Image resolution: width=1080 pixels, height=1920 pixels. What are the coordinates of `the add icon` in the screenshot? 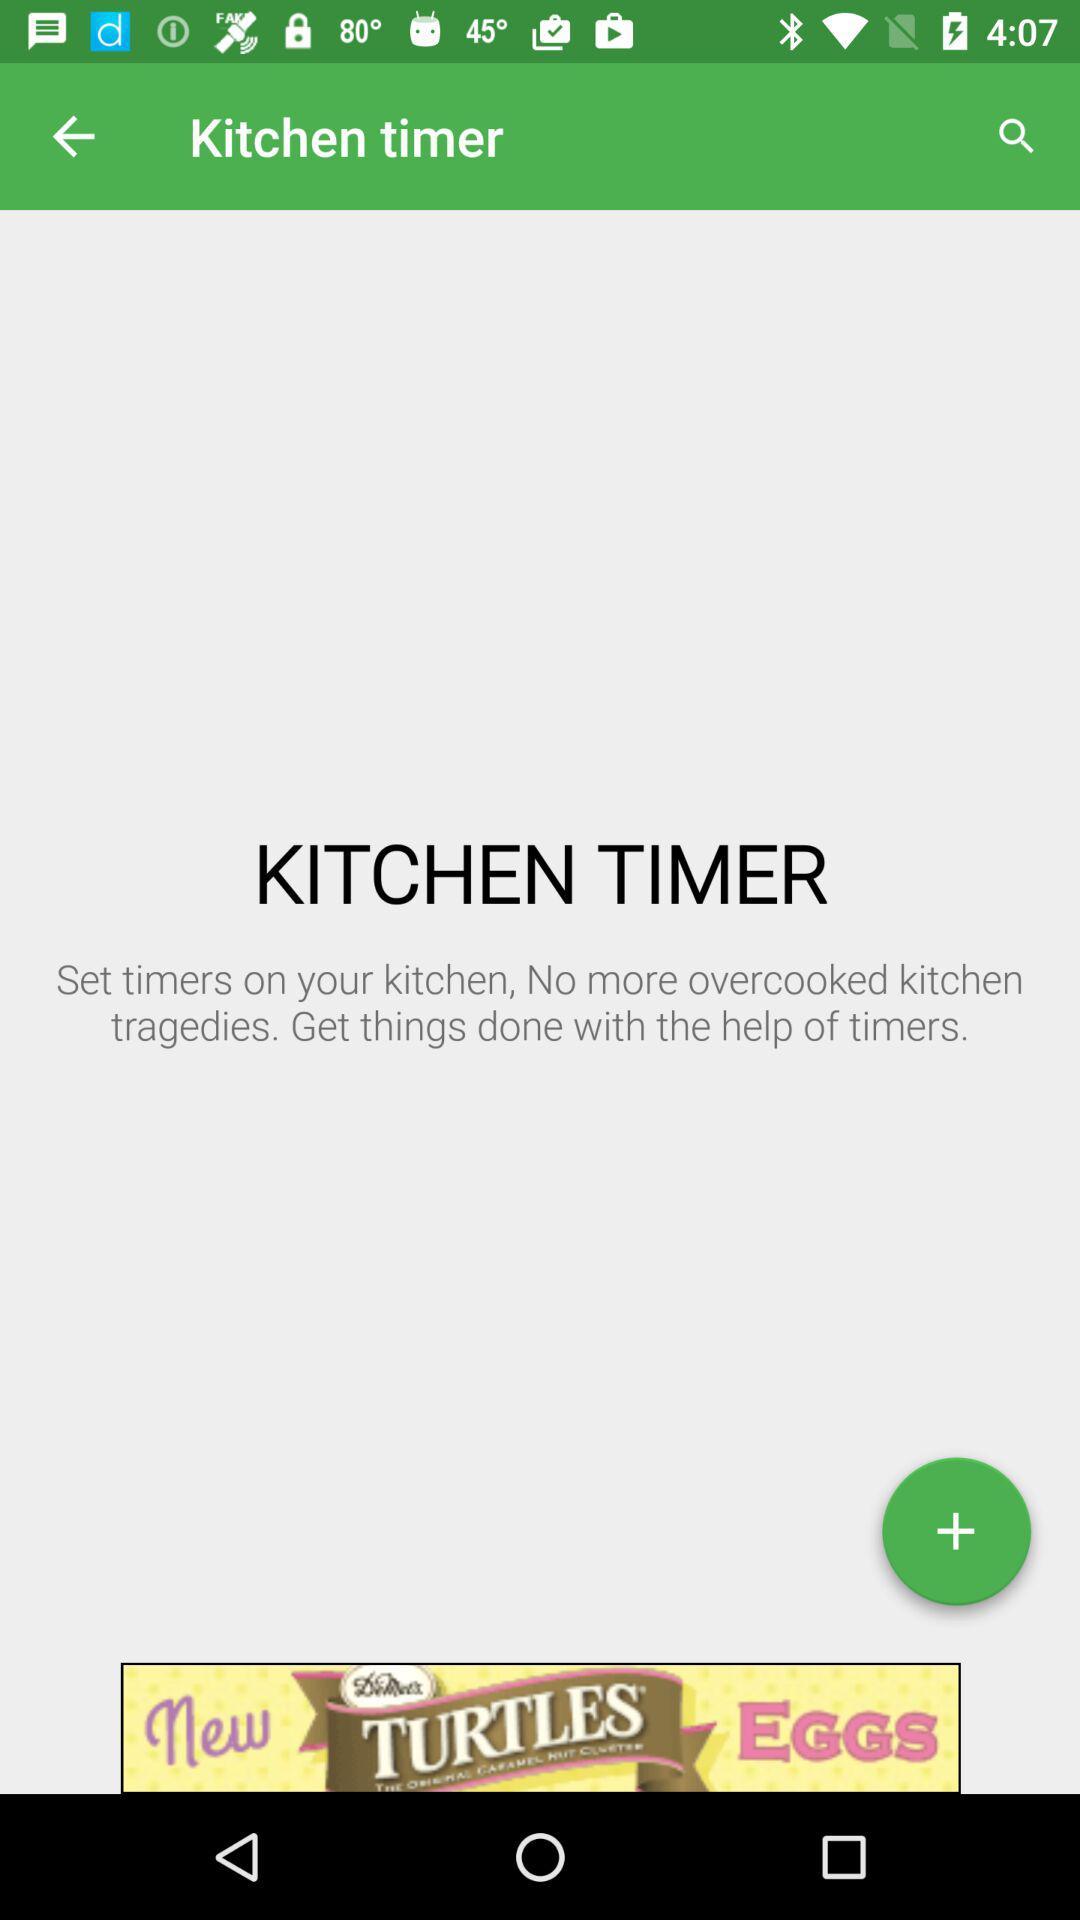 It's located at (955, 1538).